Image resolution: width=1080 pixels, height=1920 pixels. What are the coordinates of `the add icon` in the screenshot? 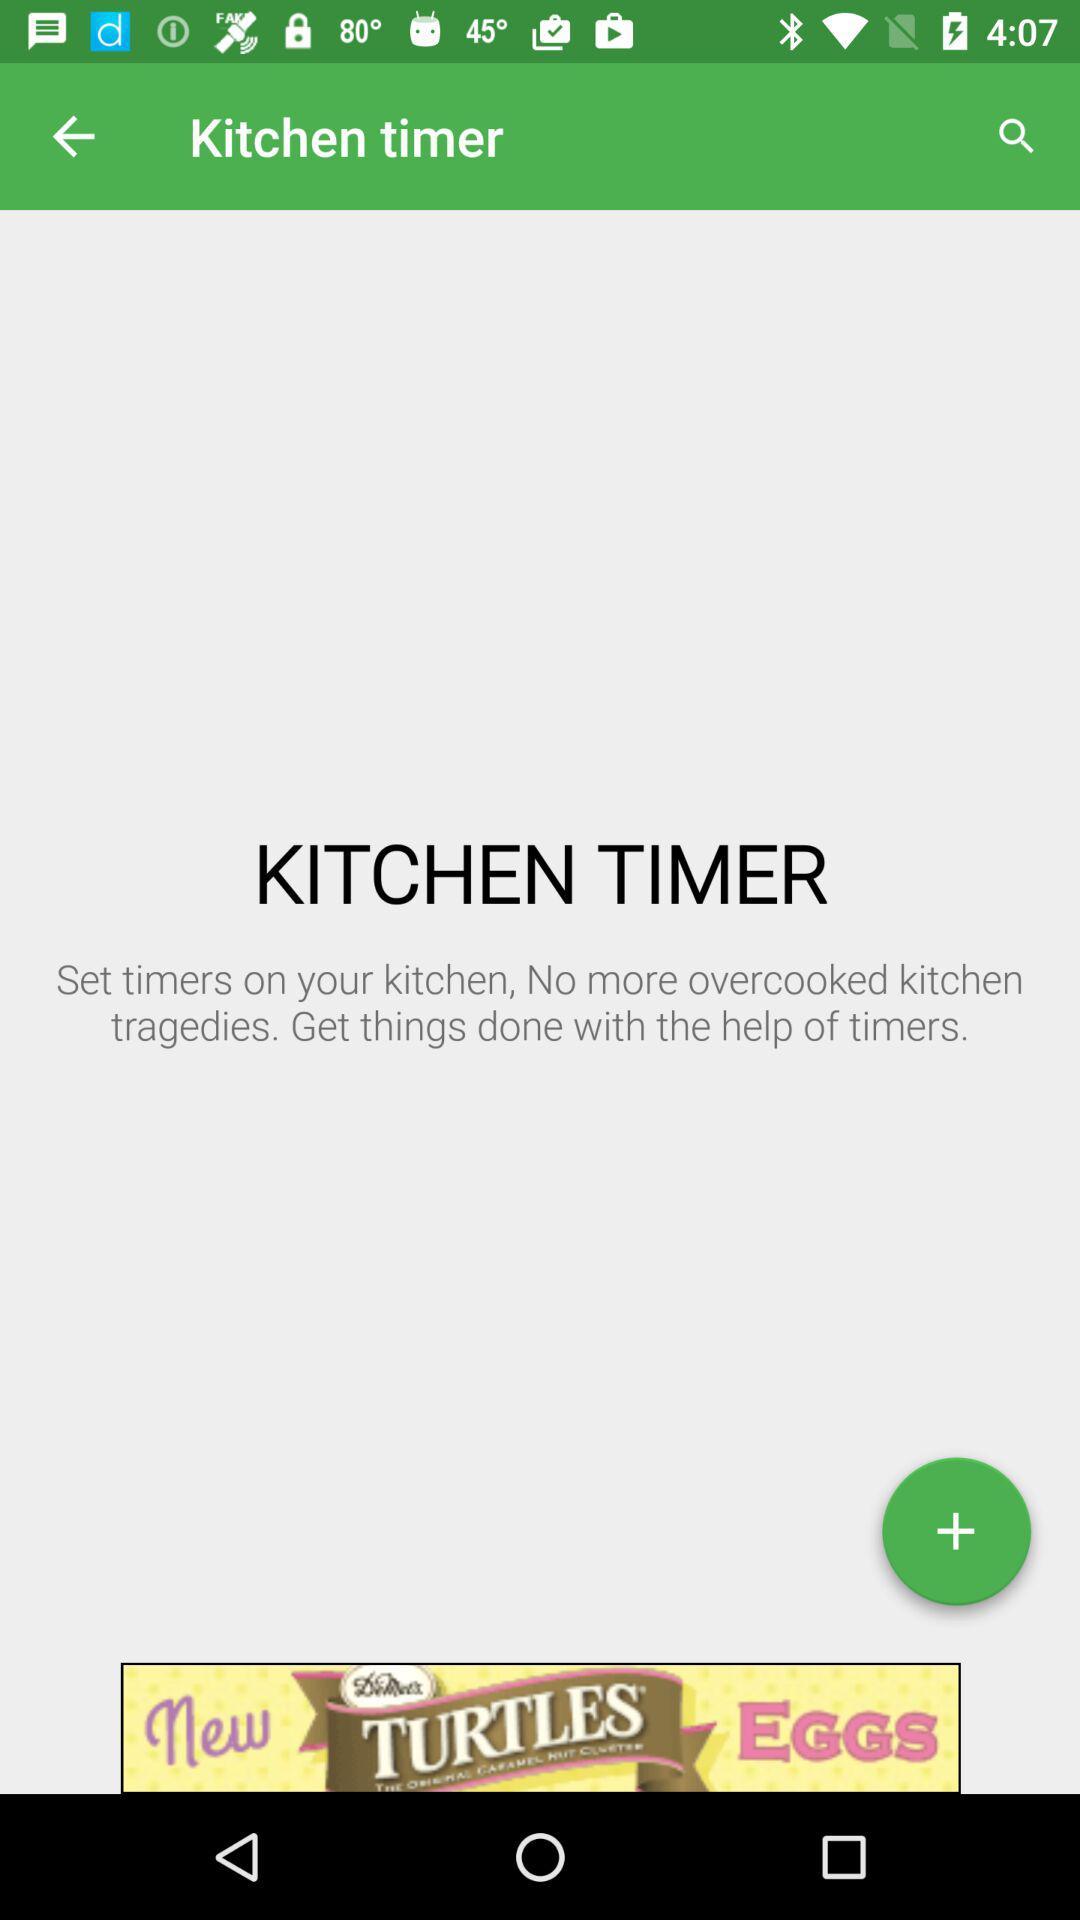 It's located at (955, 1538).